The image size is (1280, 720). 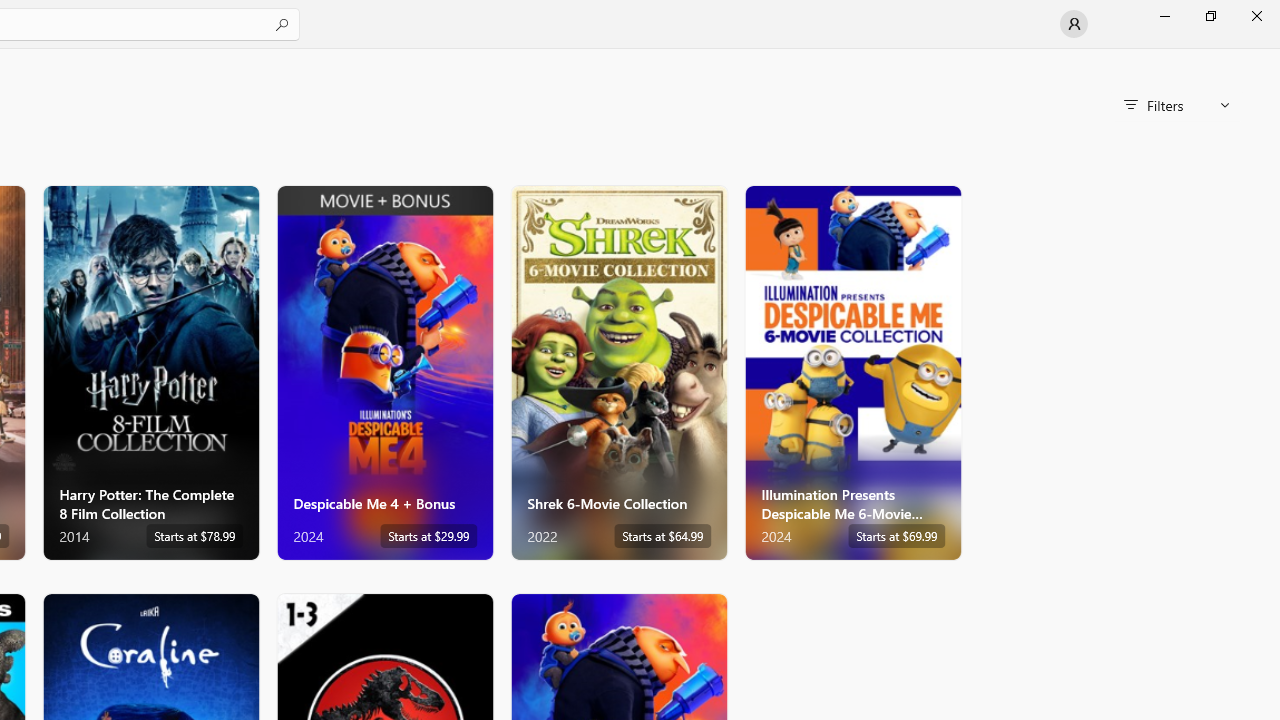 I want to click on 'Restore Microsoft Store', so click(x=1209, y=15).